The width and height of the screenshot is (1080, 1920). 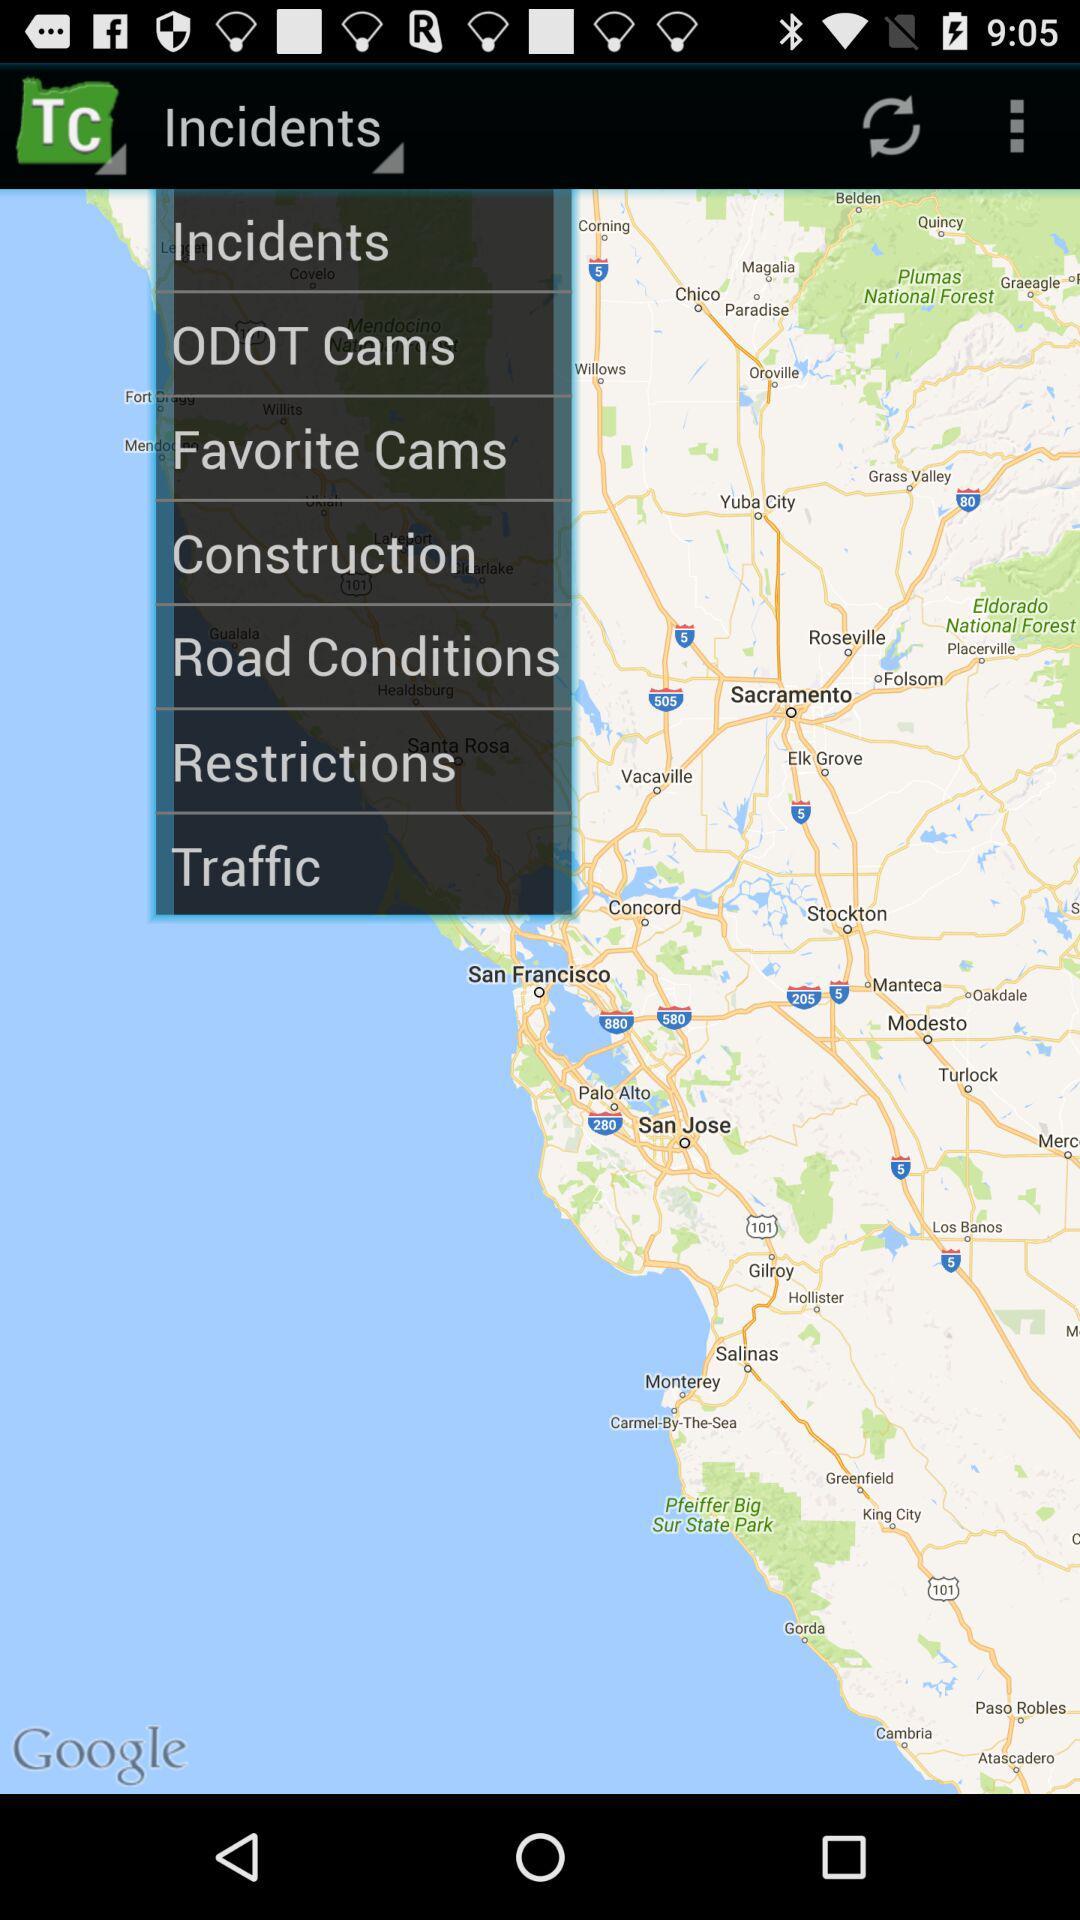 I want to click on the favorite cams app, so click(x=363, y=447).